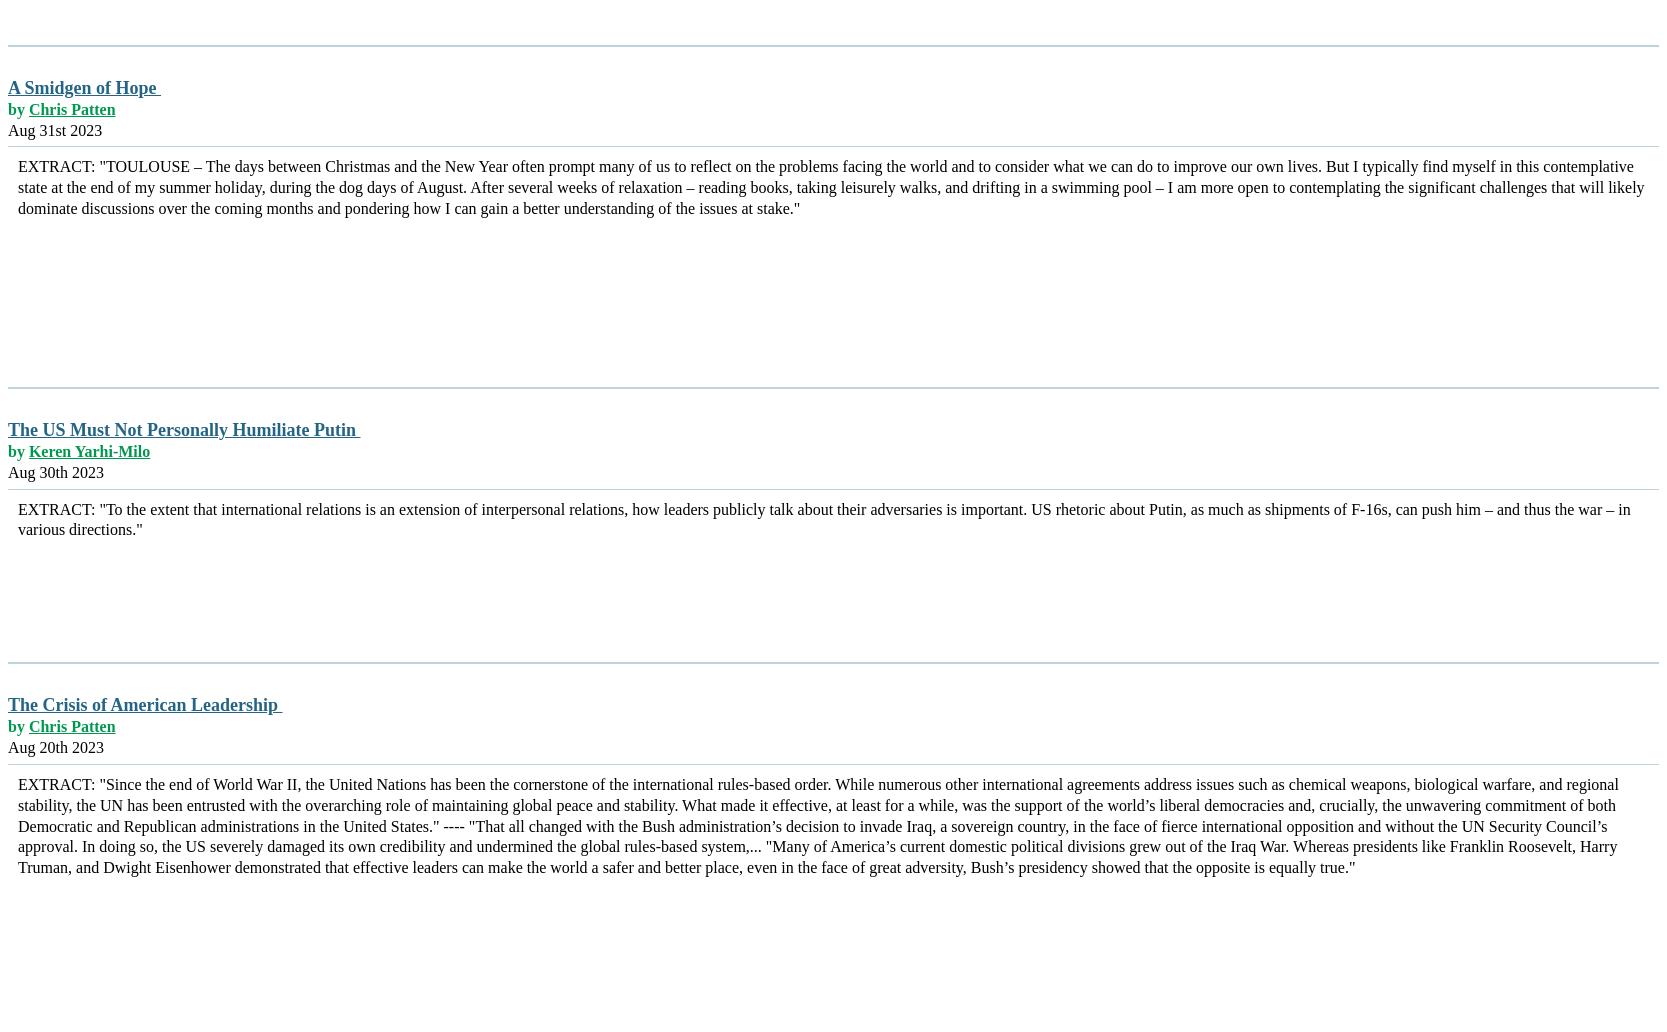 This screenshot has width=1667, height=1032. What do you see at coordinates (83, 86) in the screenshot?
I see `'A Smidgen of Hope'` at bounding box center [83, 86].